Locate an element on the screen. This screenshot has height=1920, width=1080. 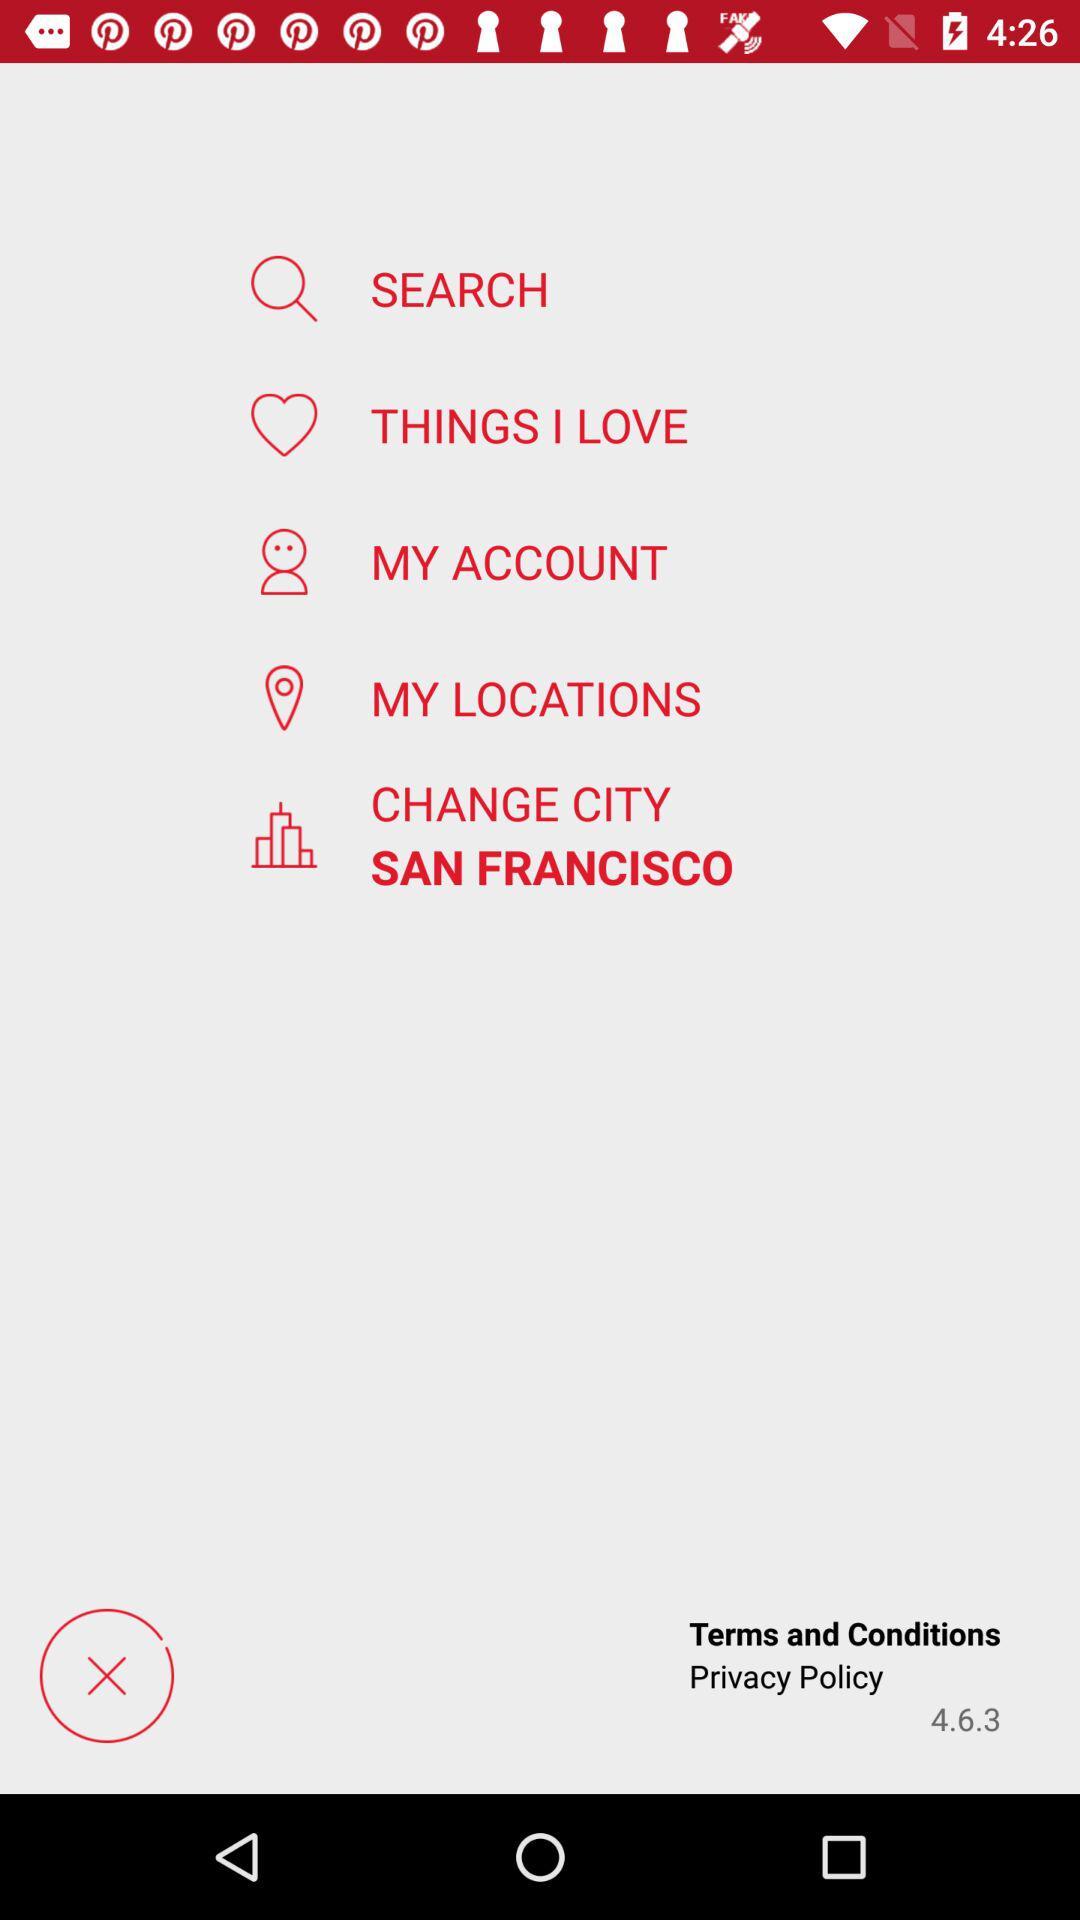
the icon below the terms and conditions app is located at coordinates (964, 1717).